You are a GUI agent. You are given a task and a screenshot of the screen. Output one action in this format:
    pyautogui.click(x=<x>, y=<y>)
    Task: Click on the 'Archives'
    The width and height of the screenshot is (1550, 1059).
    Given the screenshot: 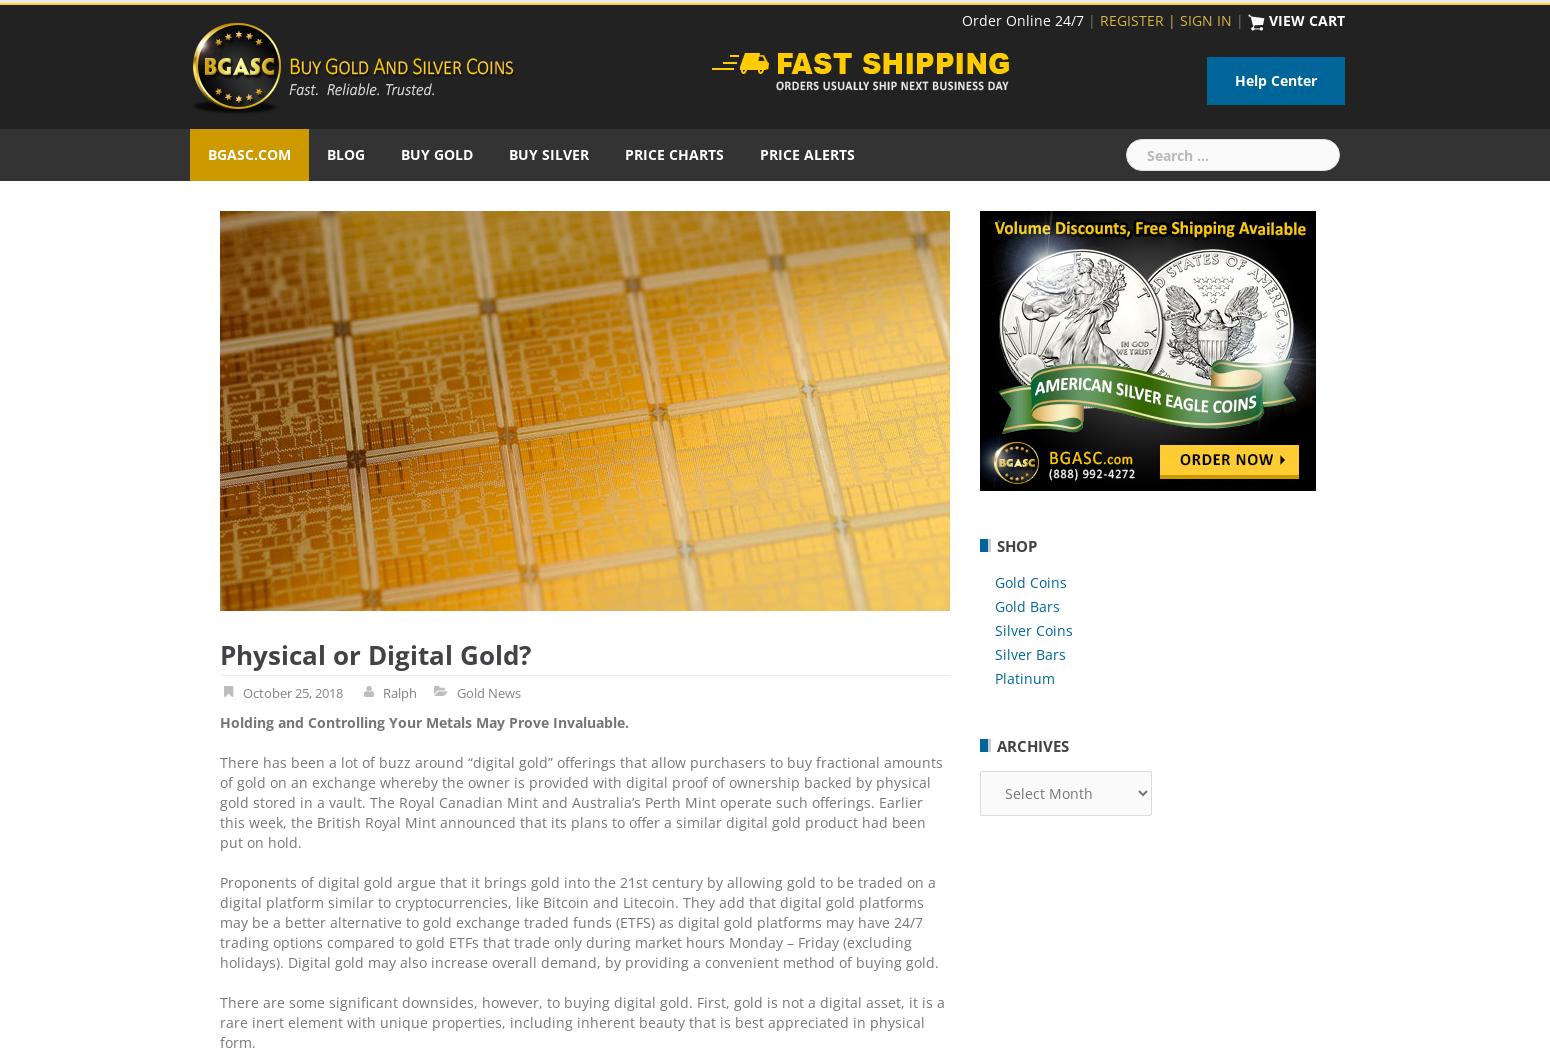 What is the action you would take?
    pyautogui.click(x=1033, y=744)
    